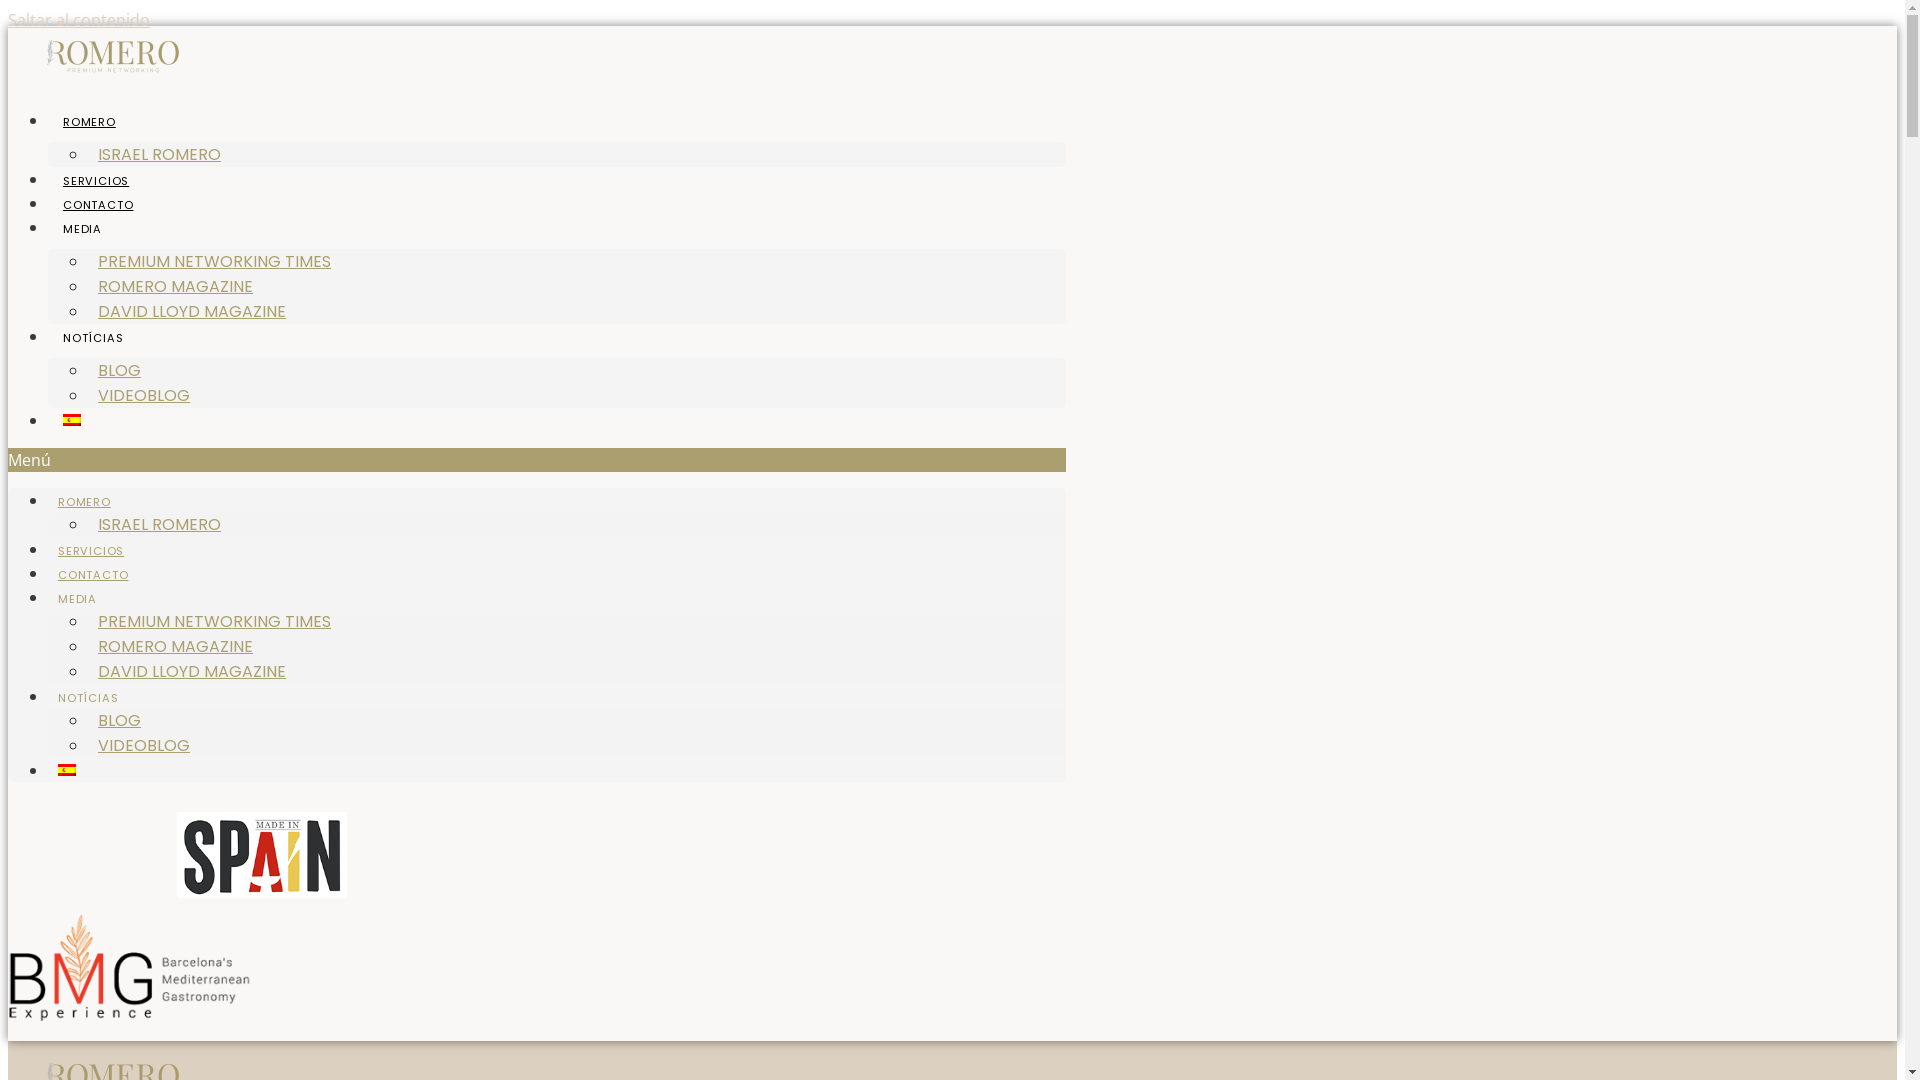  I want to click on 'BLOG', so click(118, 720).